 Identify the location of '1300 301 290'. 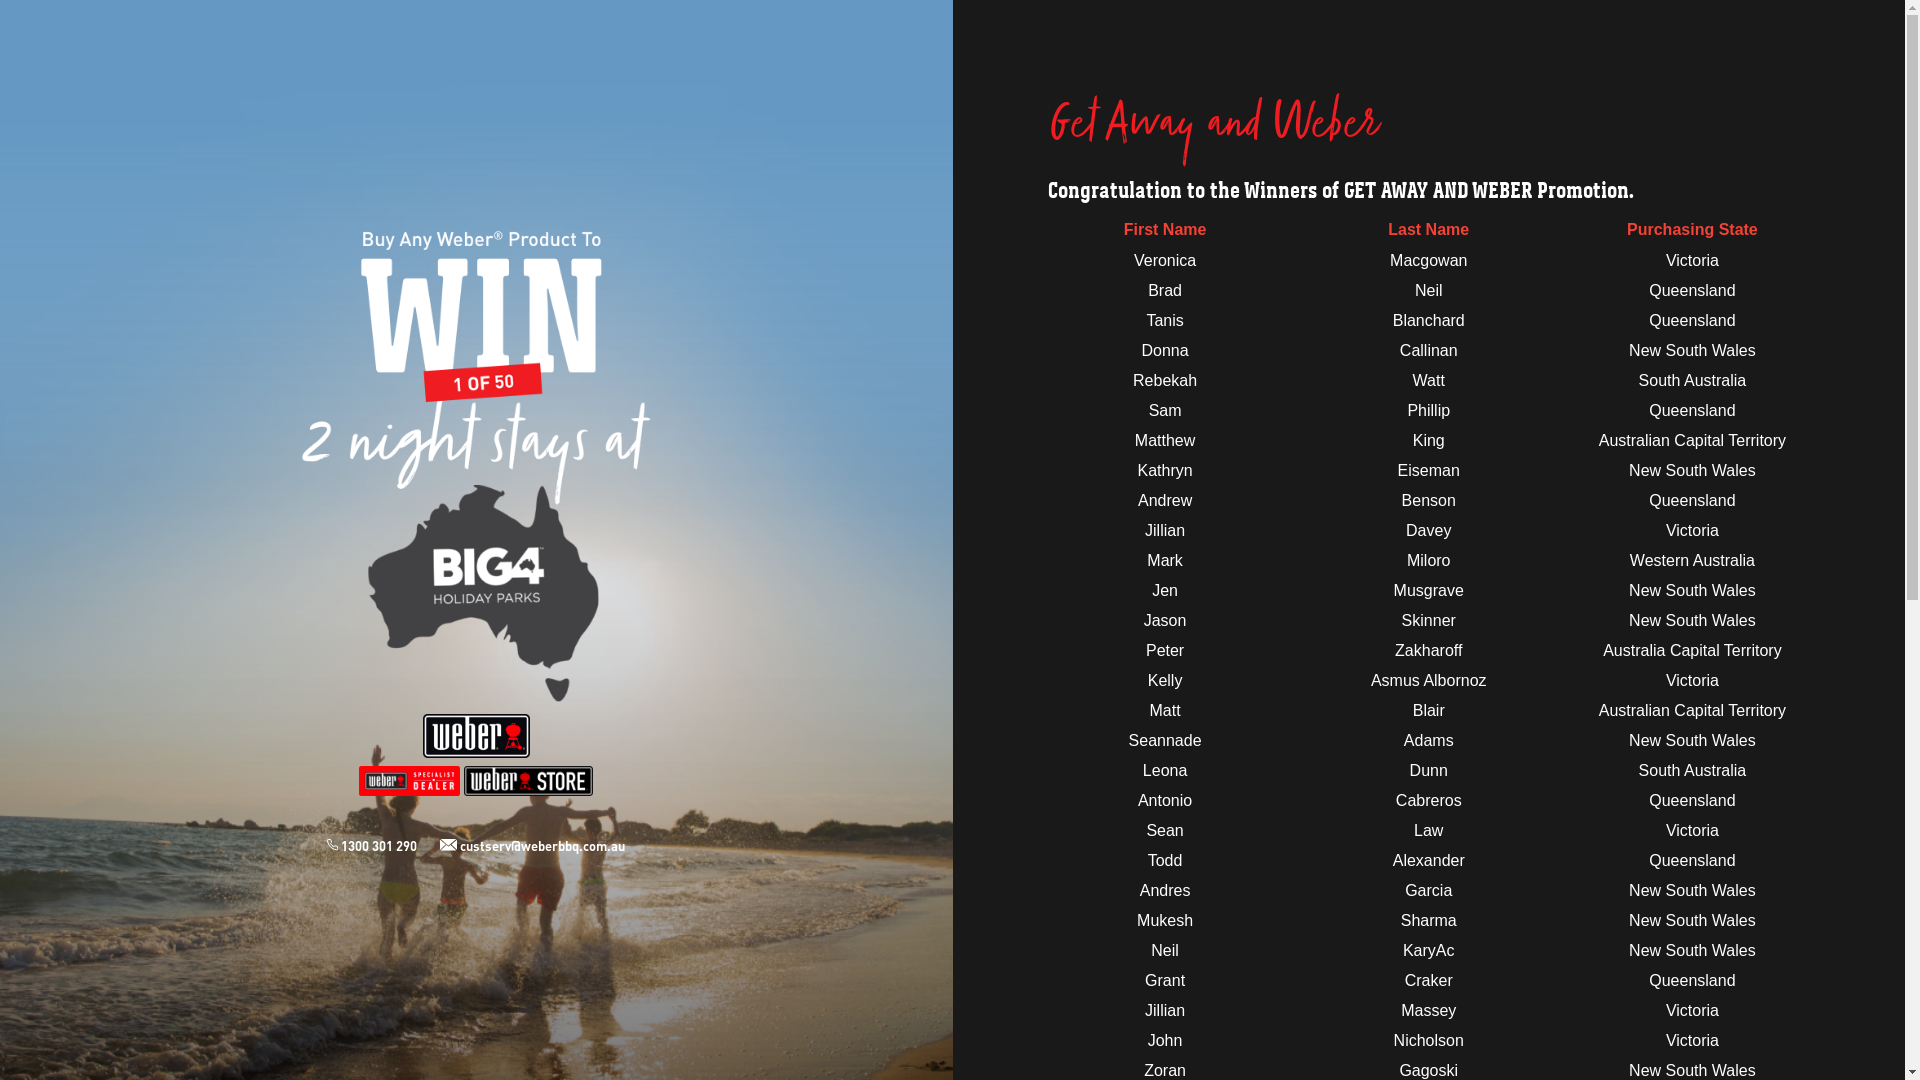
(383, 845).